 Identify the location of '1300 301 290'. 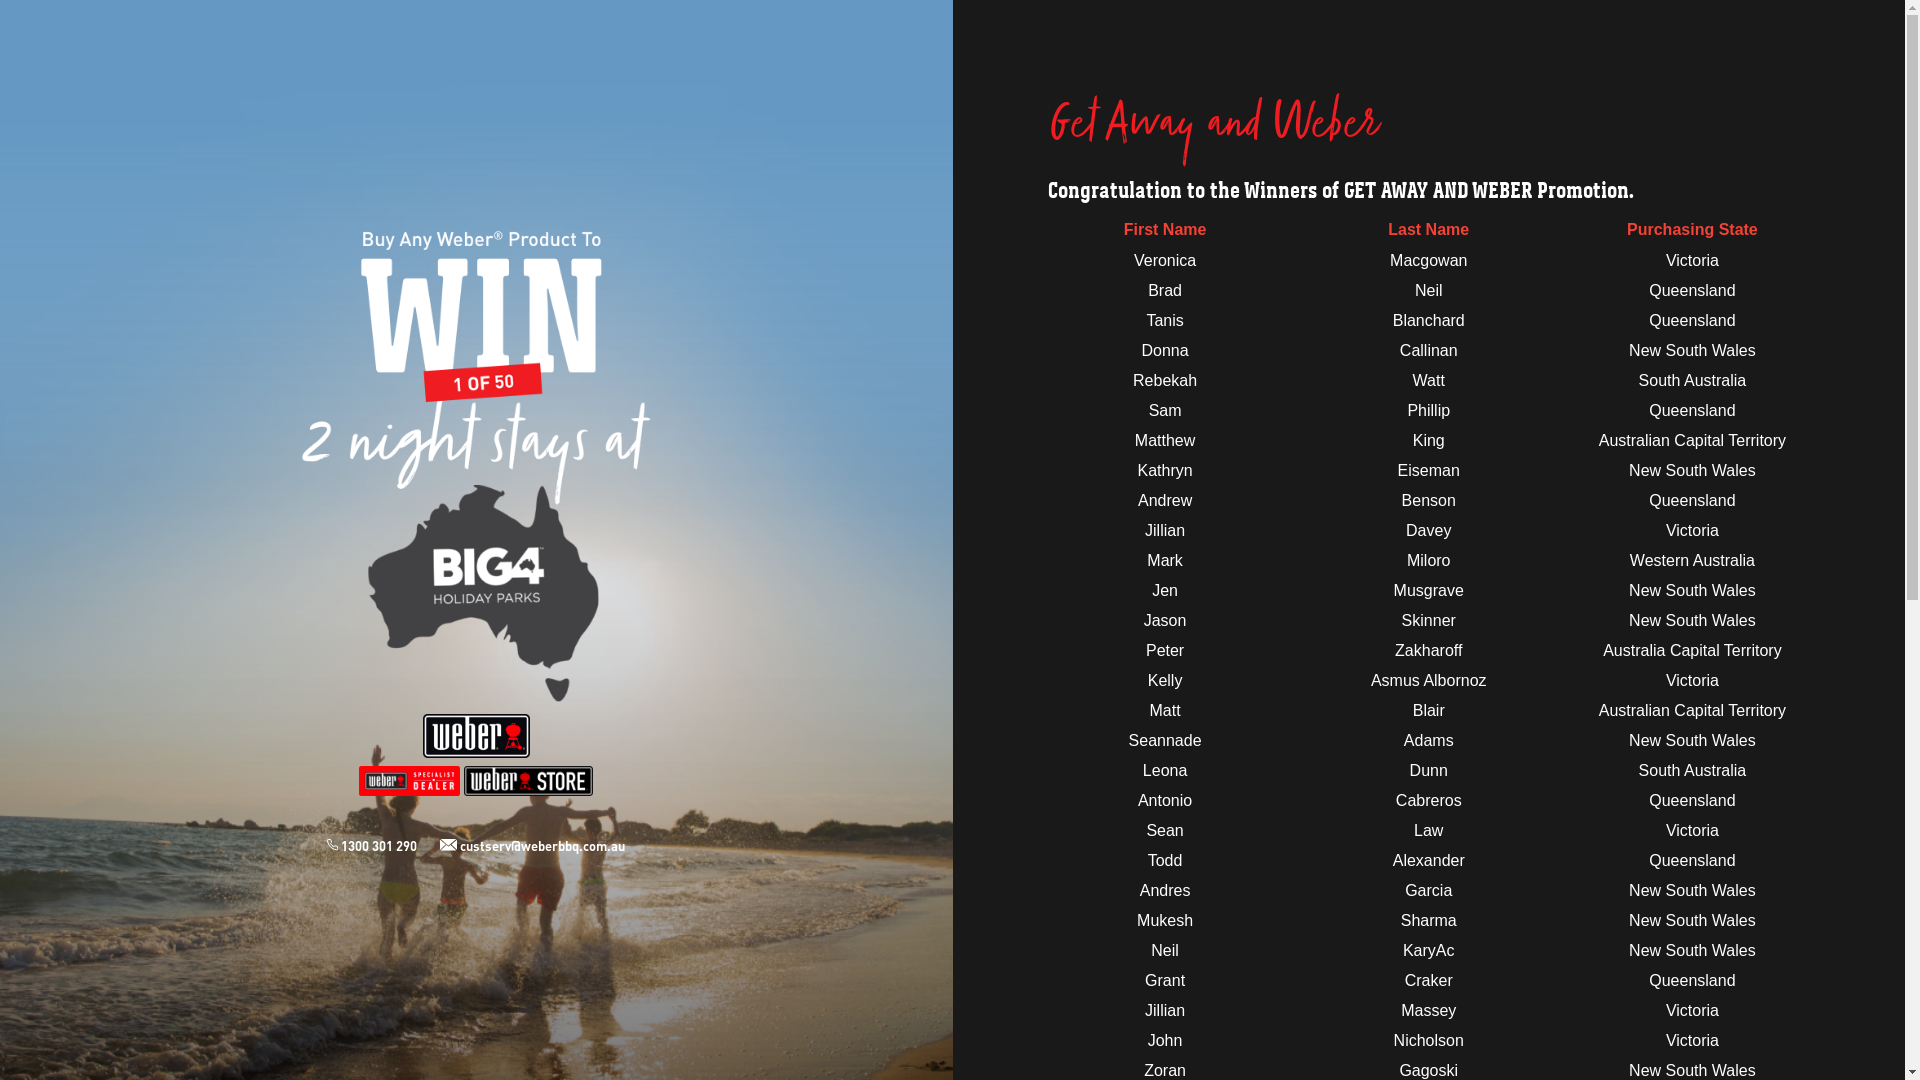
(383, 845).